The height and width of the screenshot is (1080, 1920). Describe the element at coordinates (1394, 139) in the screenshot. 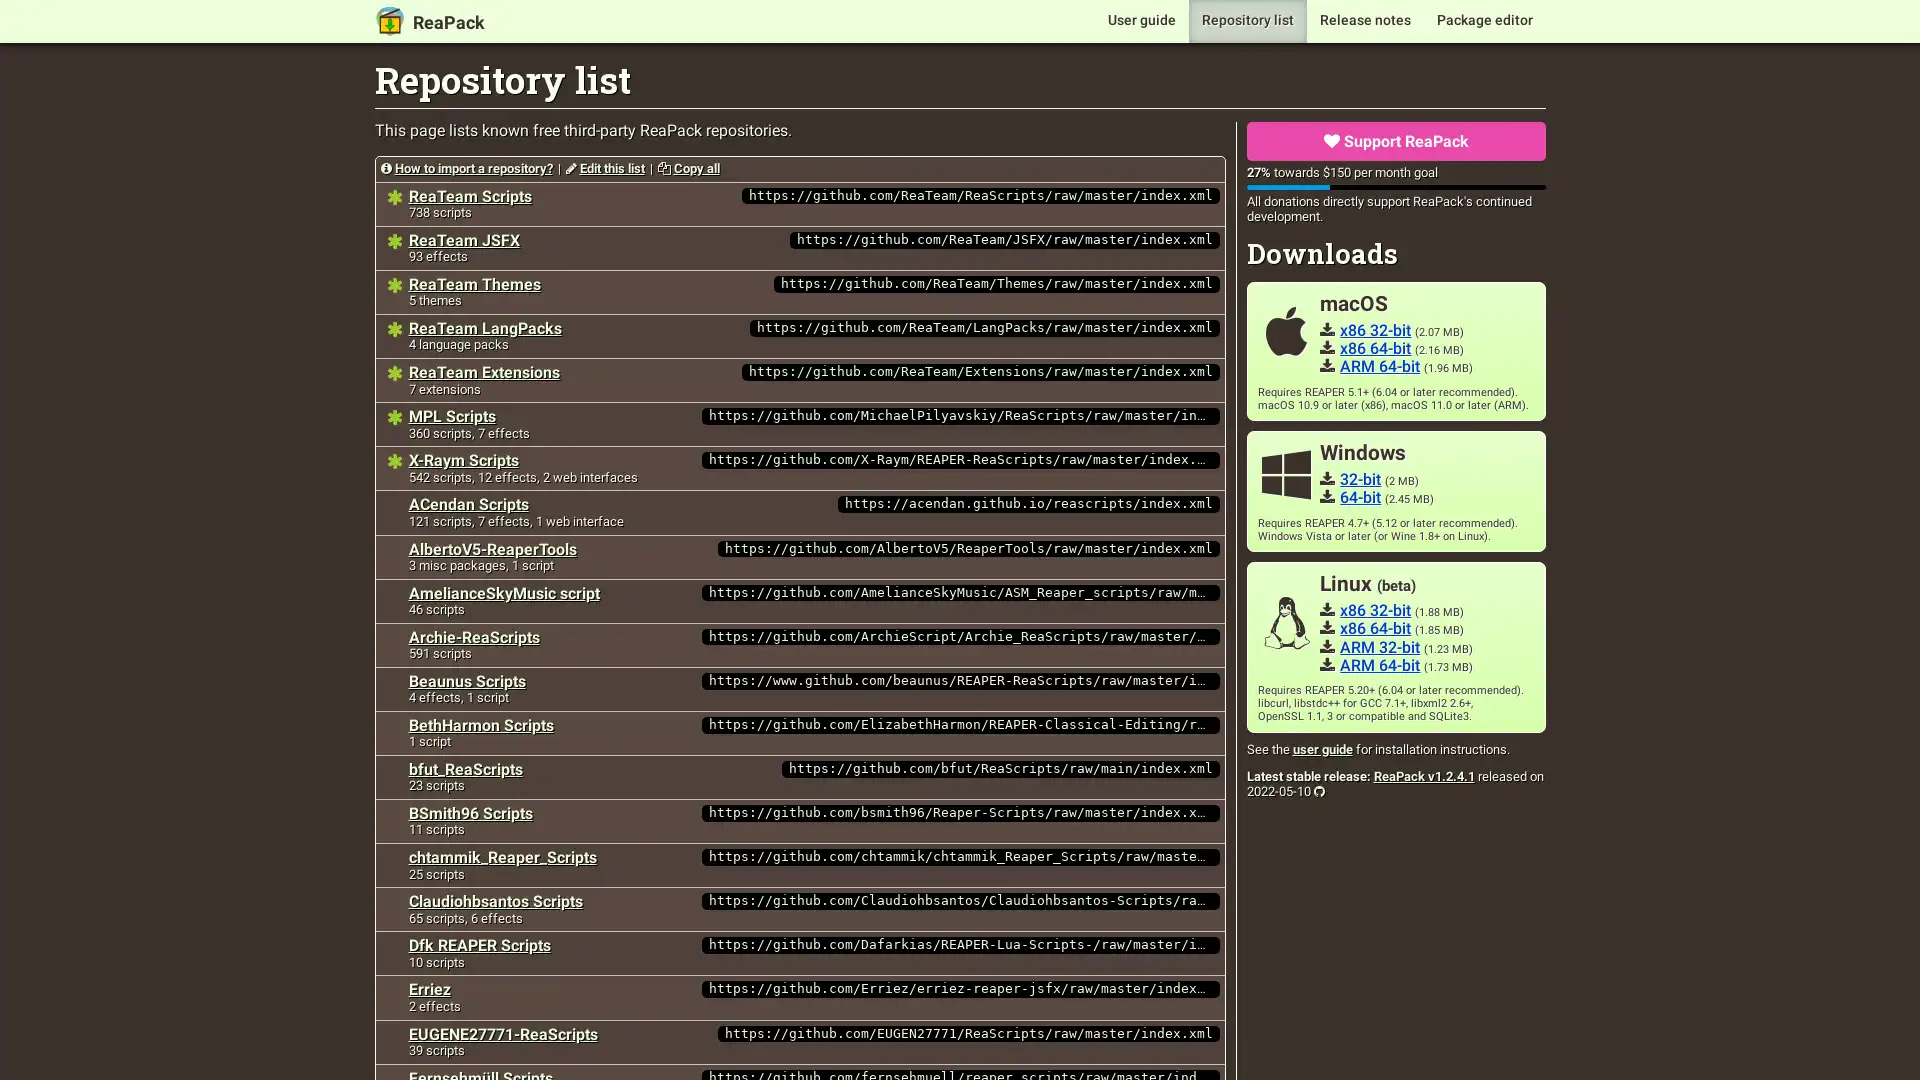

I see `Support ReaPack` at that location.